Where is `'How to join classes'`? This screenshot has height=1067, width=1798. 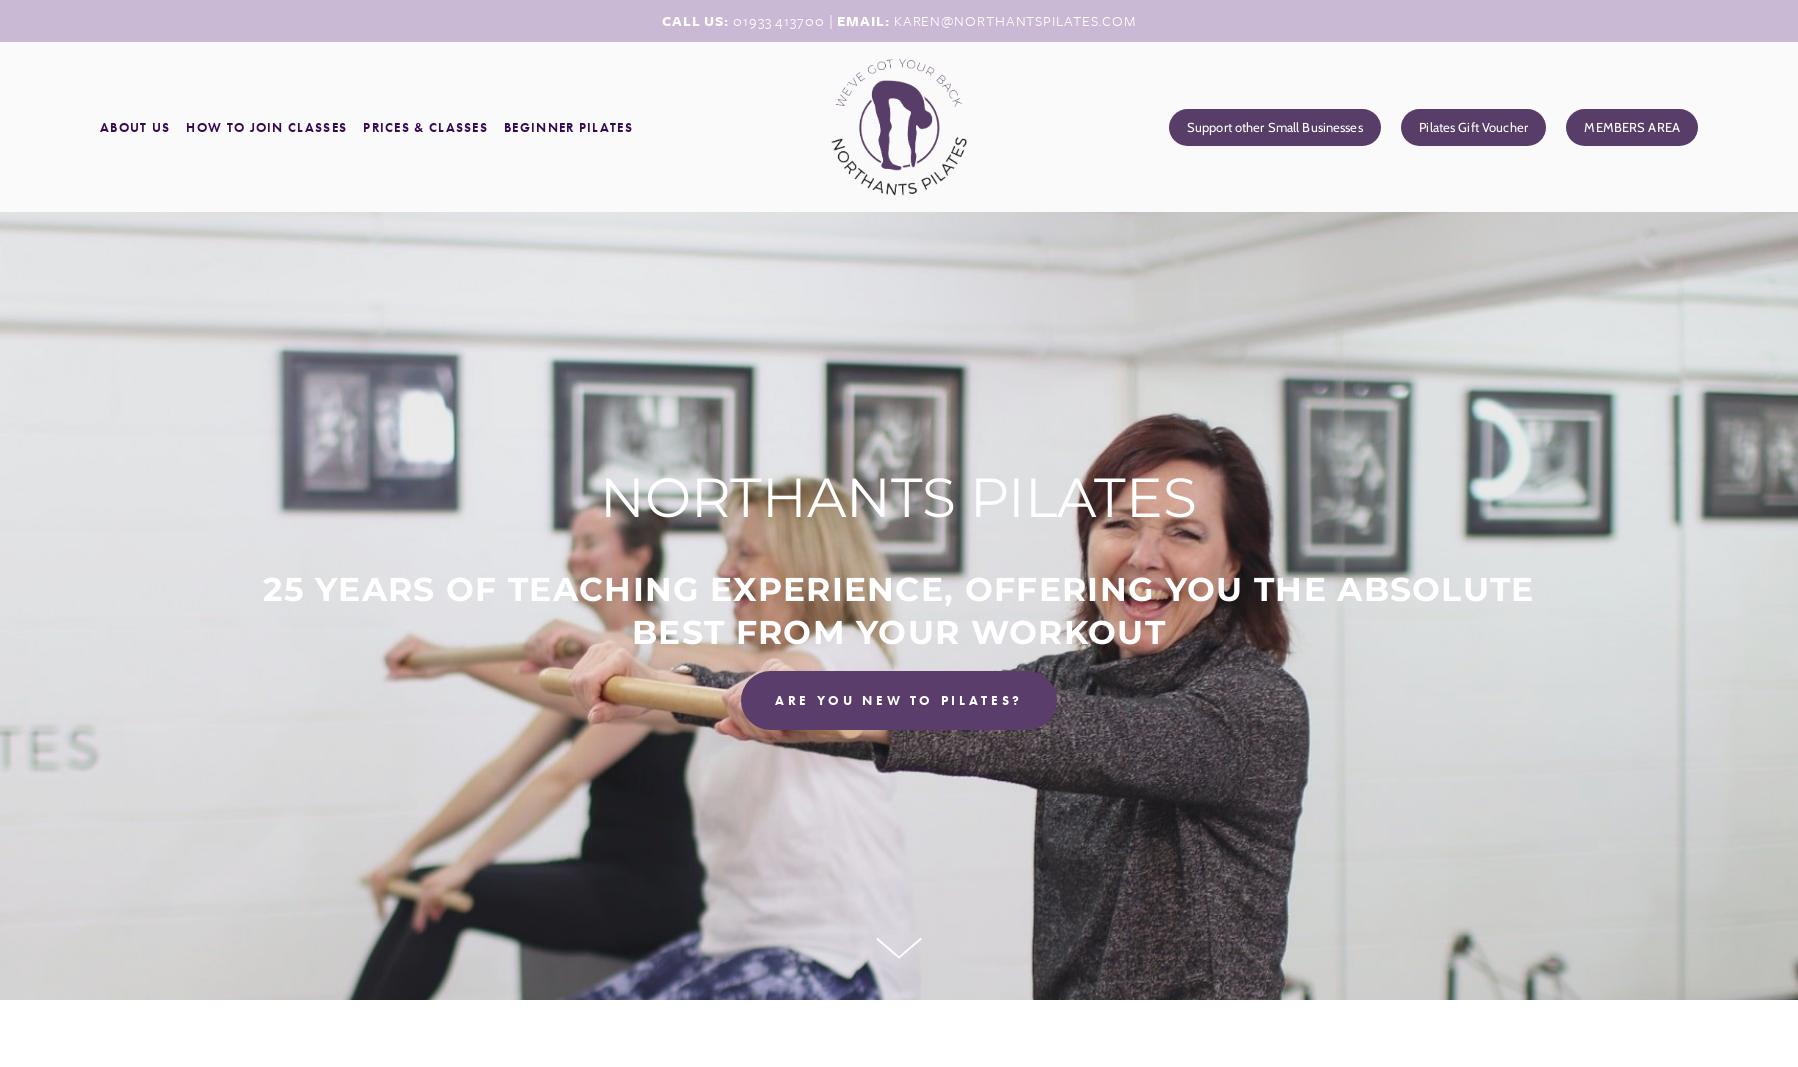
'How to join classes' is located at coordinates (266, 125).